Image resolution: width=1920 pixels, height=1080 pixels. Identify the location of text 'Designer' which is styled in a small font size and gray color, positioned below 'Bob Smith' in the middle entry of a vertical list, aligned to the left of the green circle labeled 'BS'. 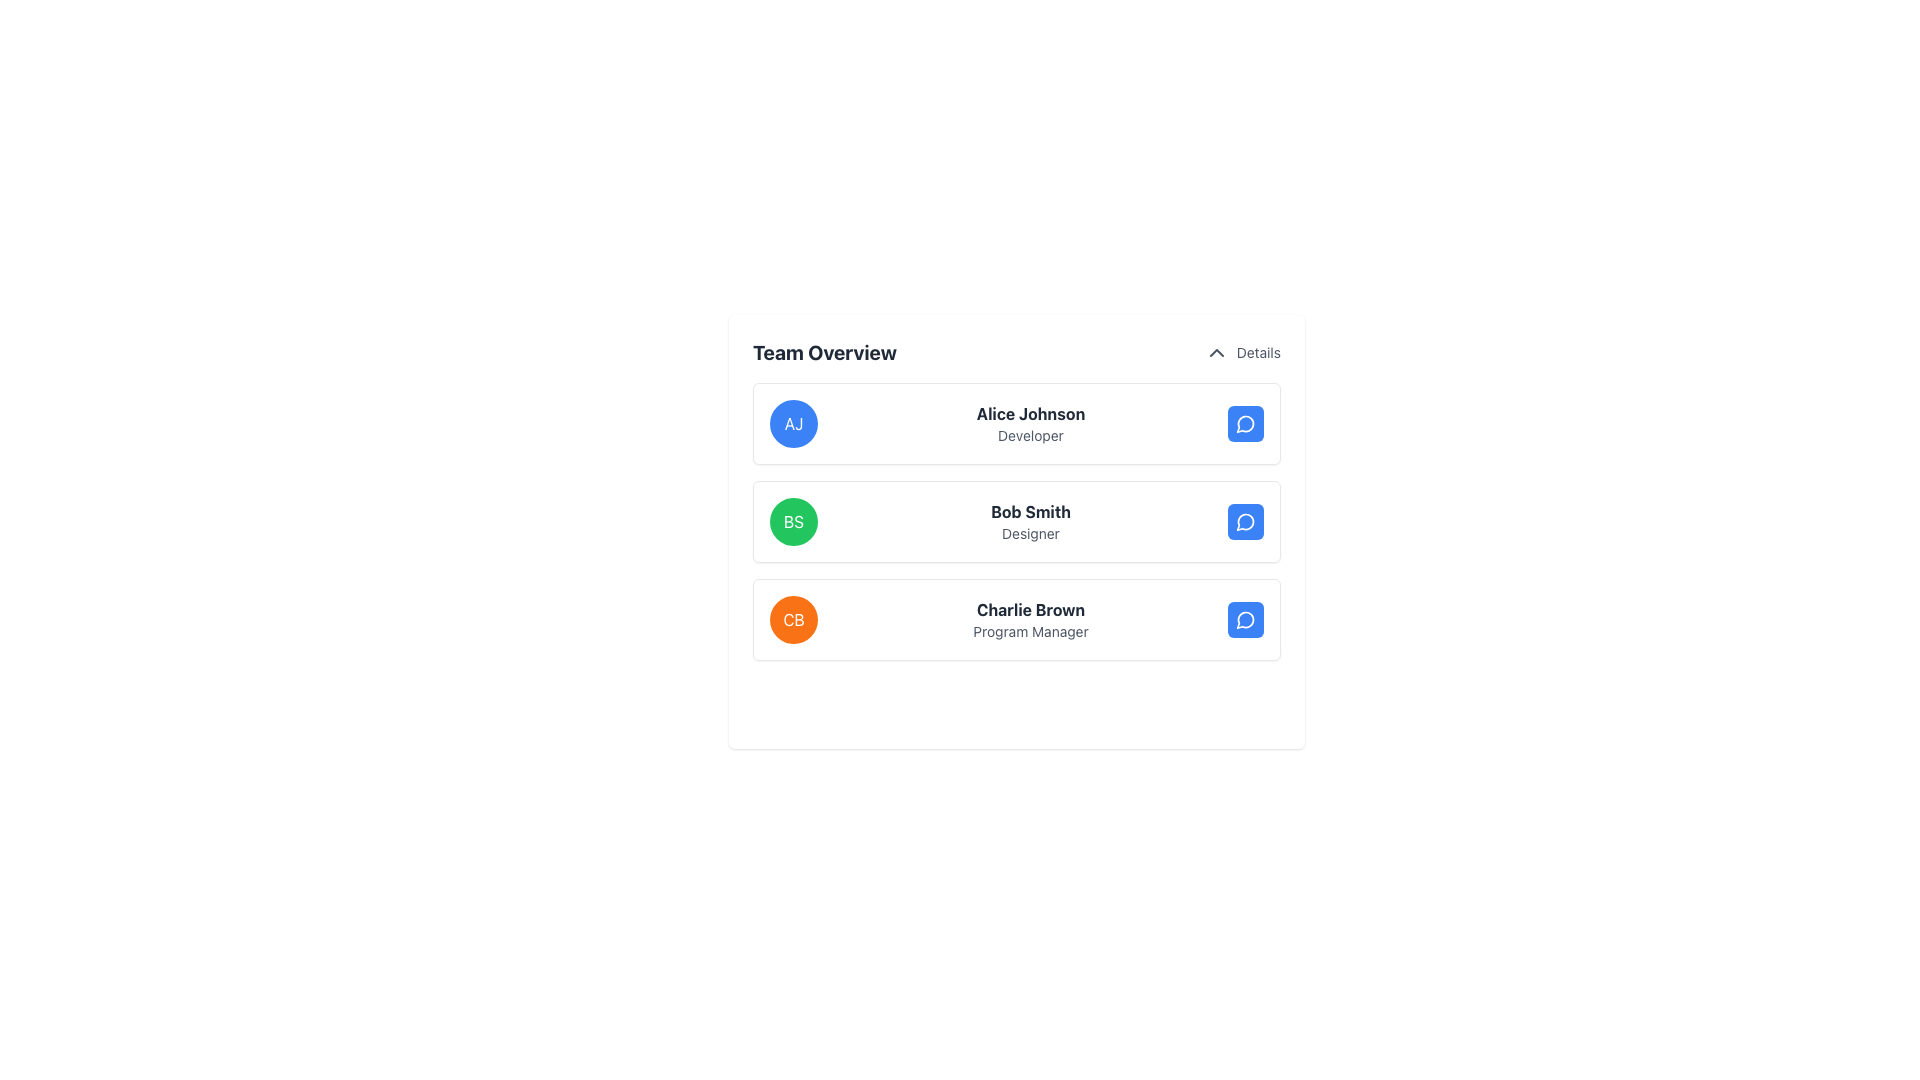
(1031, 532).